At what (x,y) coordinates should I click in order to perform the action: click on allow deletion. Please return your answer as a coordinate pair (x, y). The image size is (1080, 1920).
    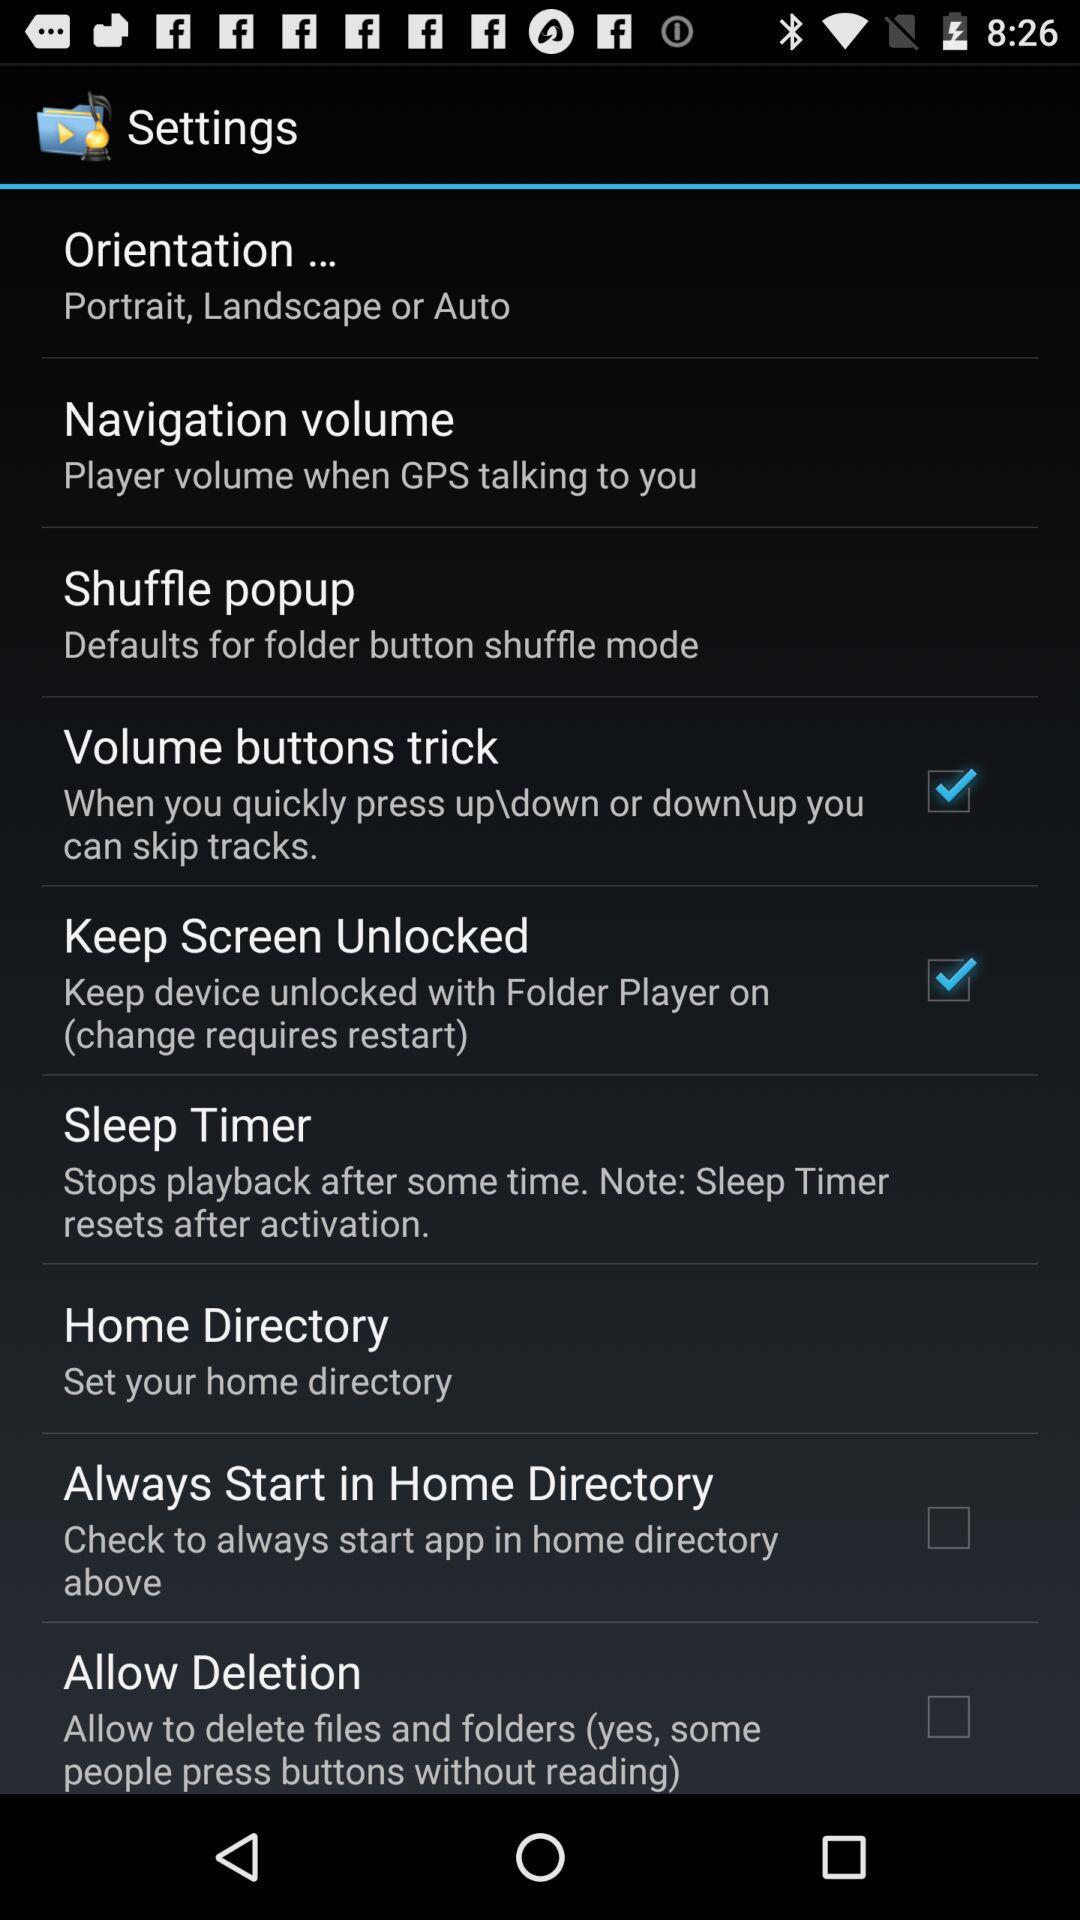
    Looking at the image, I should click on (212, 1670).